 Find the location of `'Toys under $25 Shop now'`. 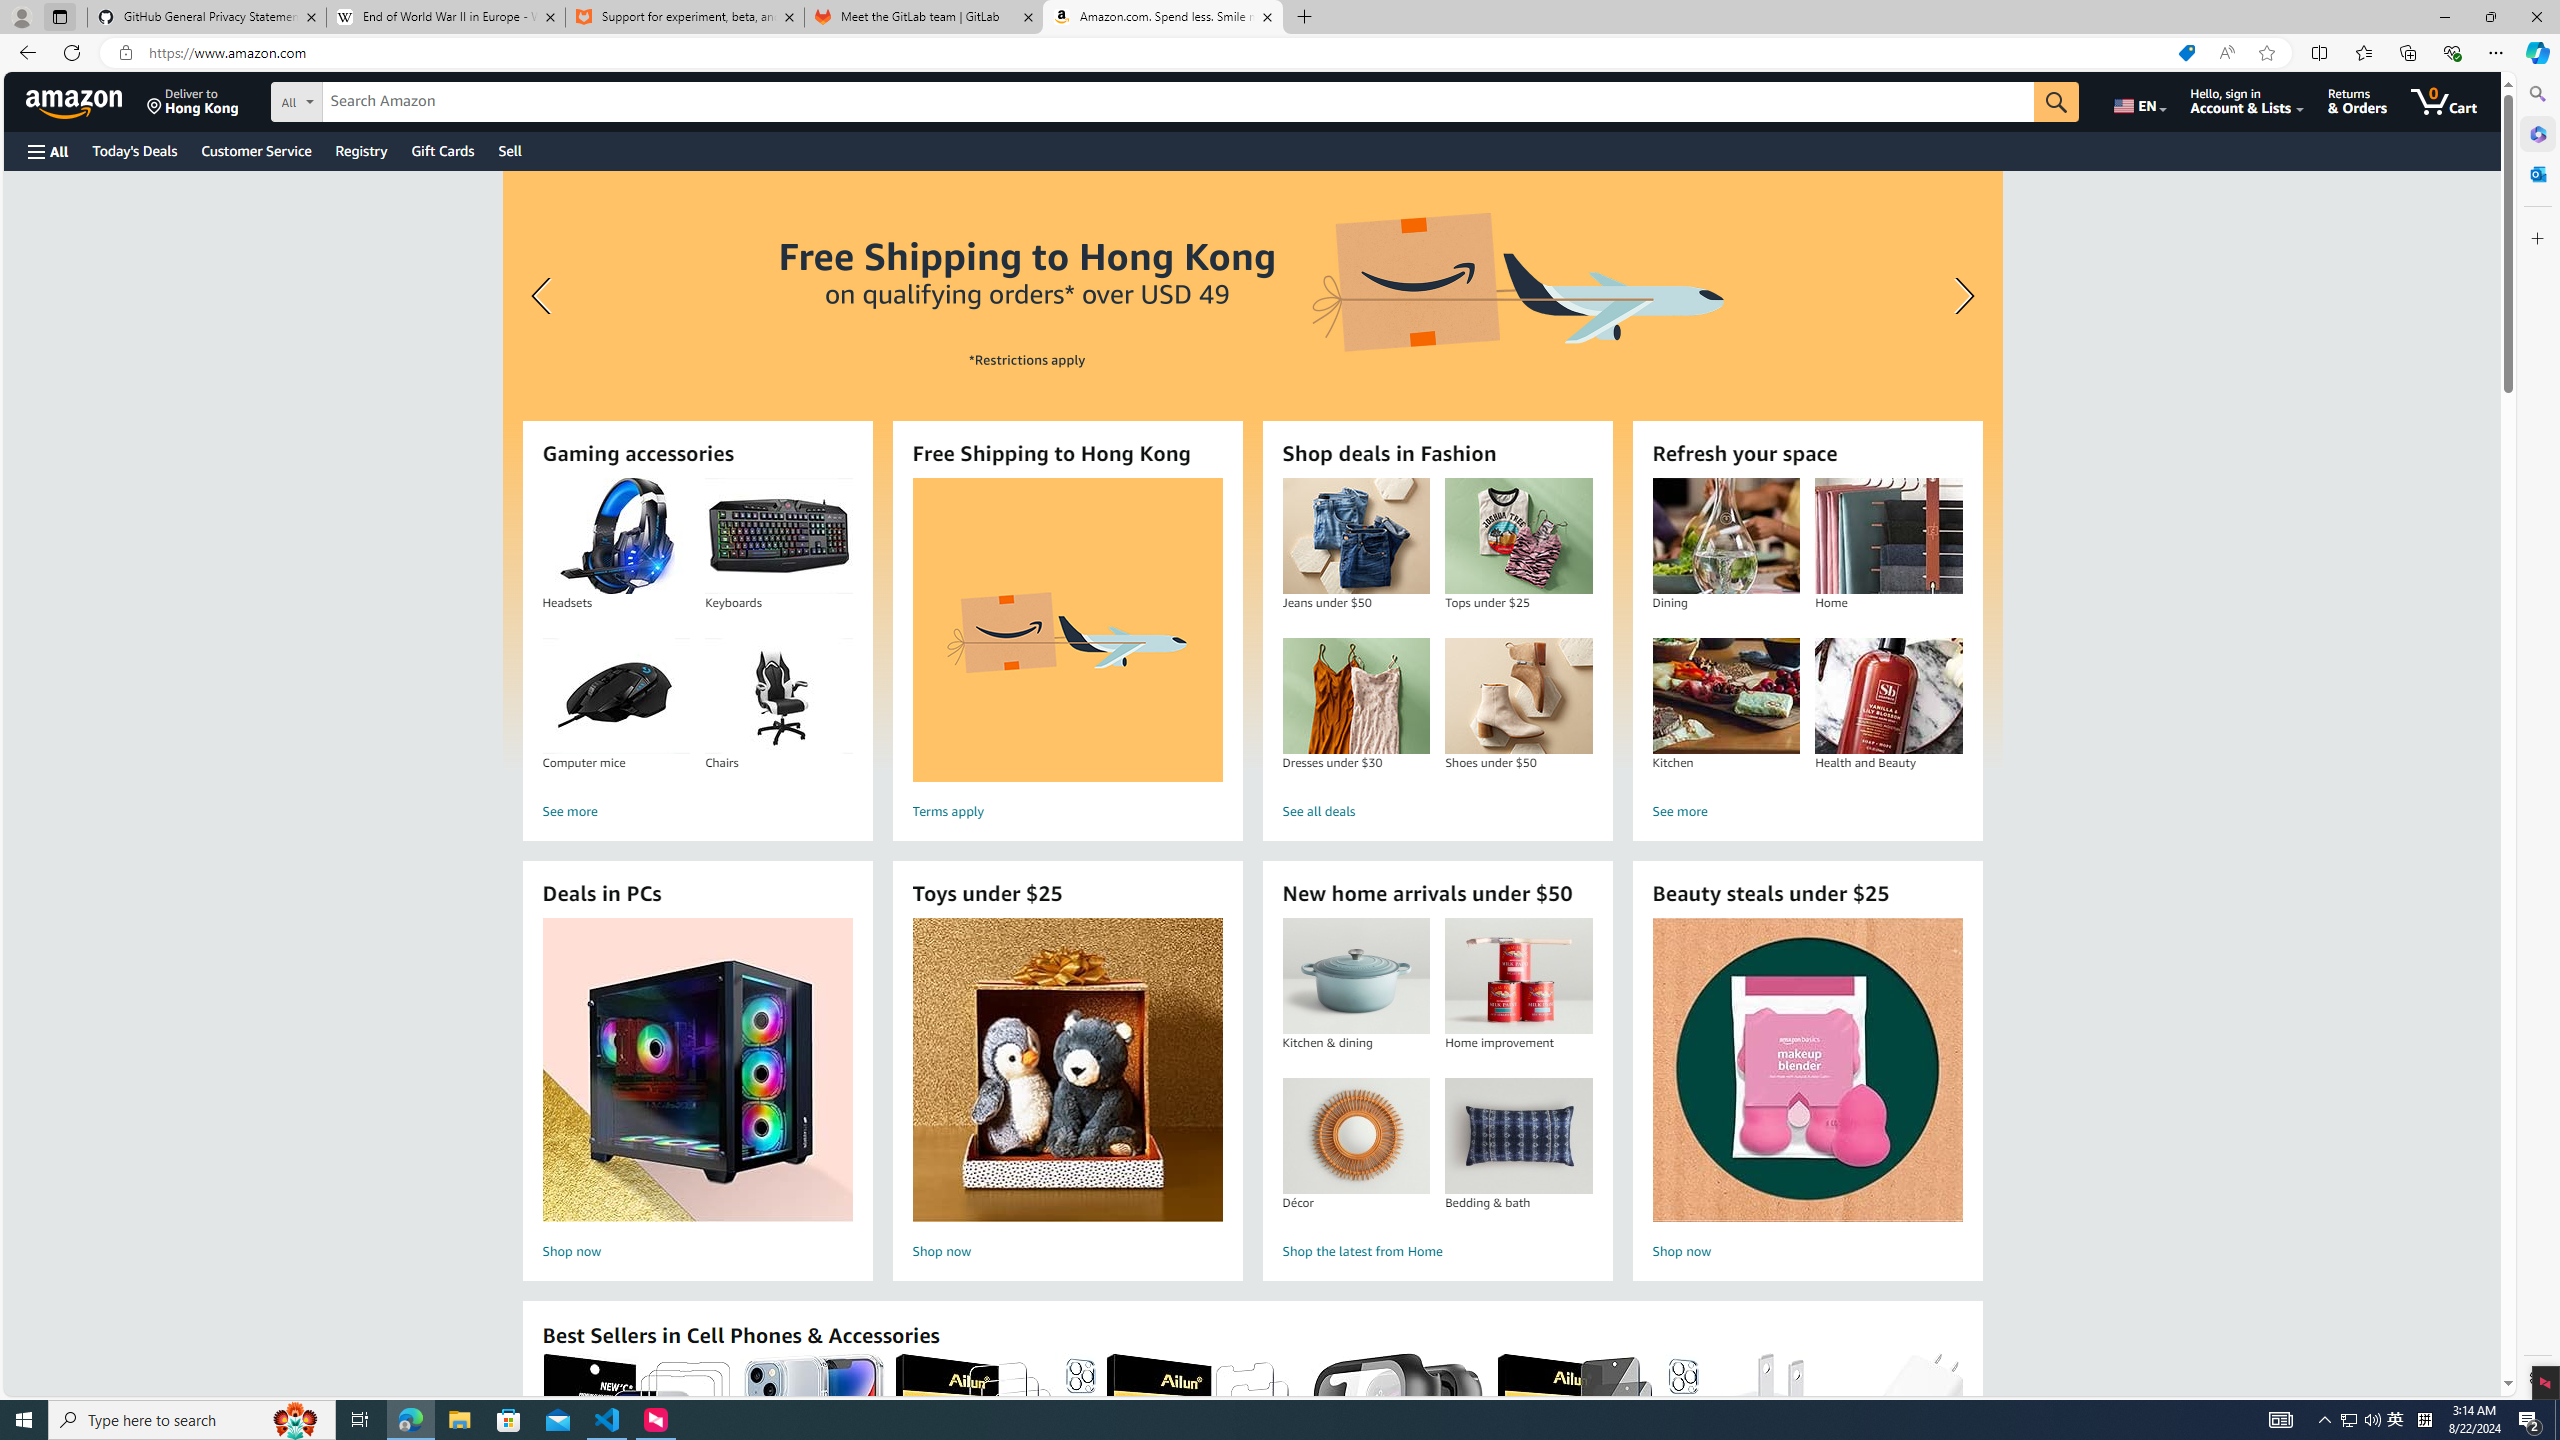

'Toys under $25 Shop now' is located at coordinates (1067, 1091).